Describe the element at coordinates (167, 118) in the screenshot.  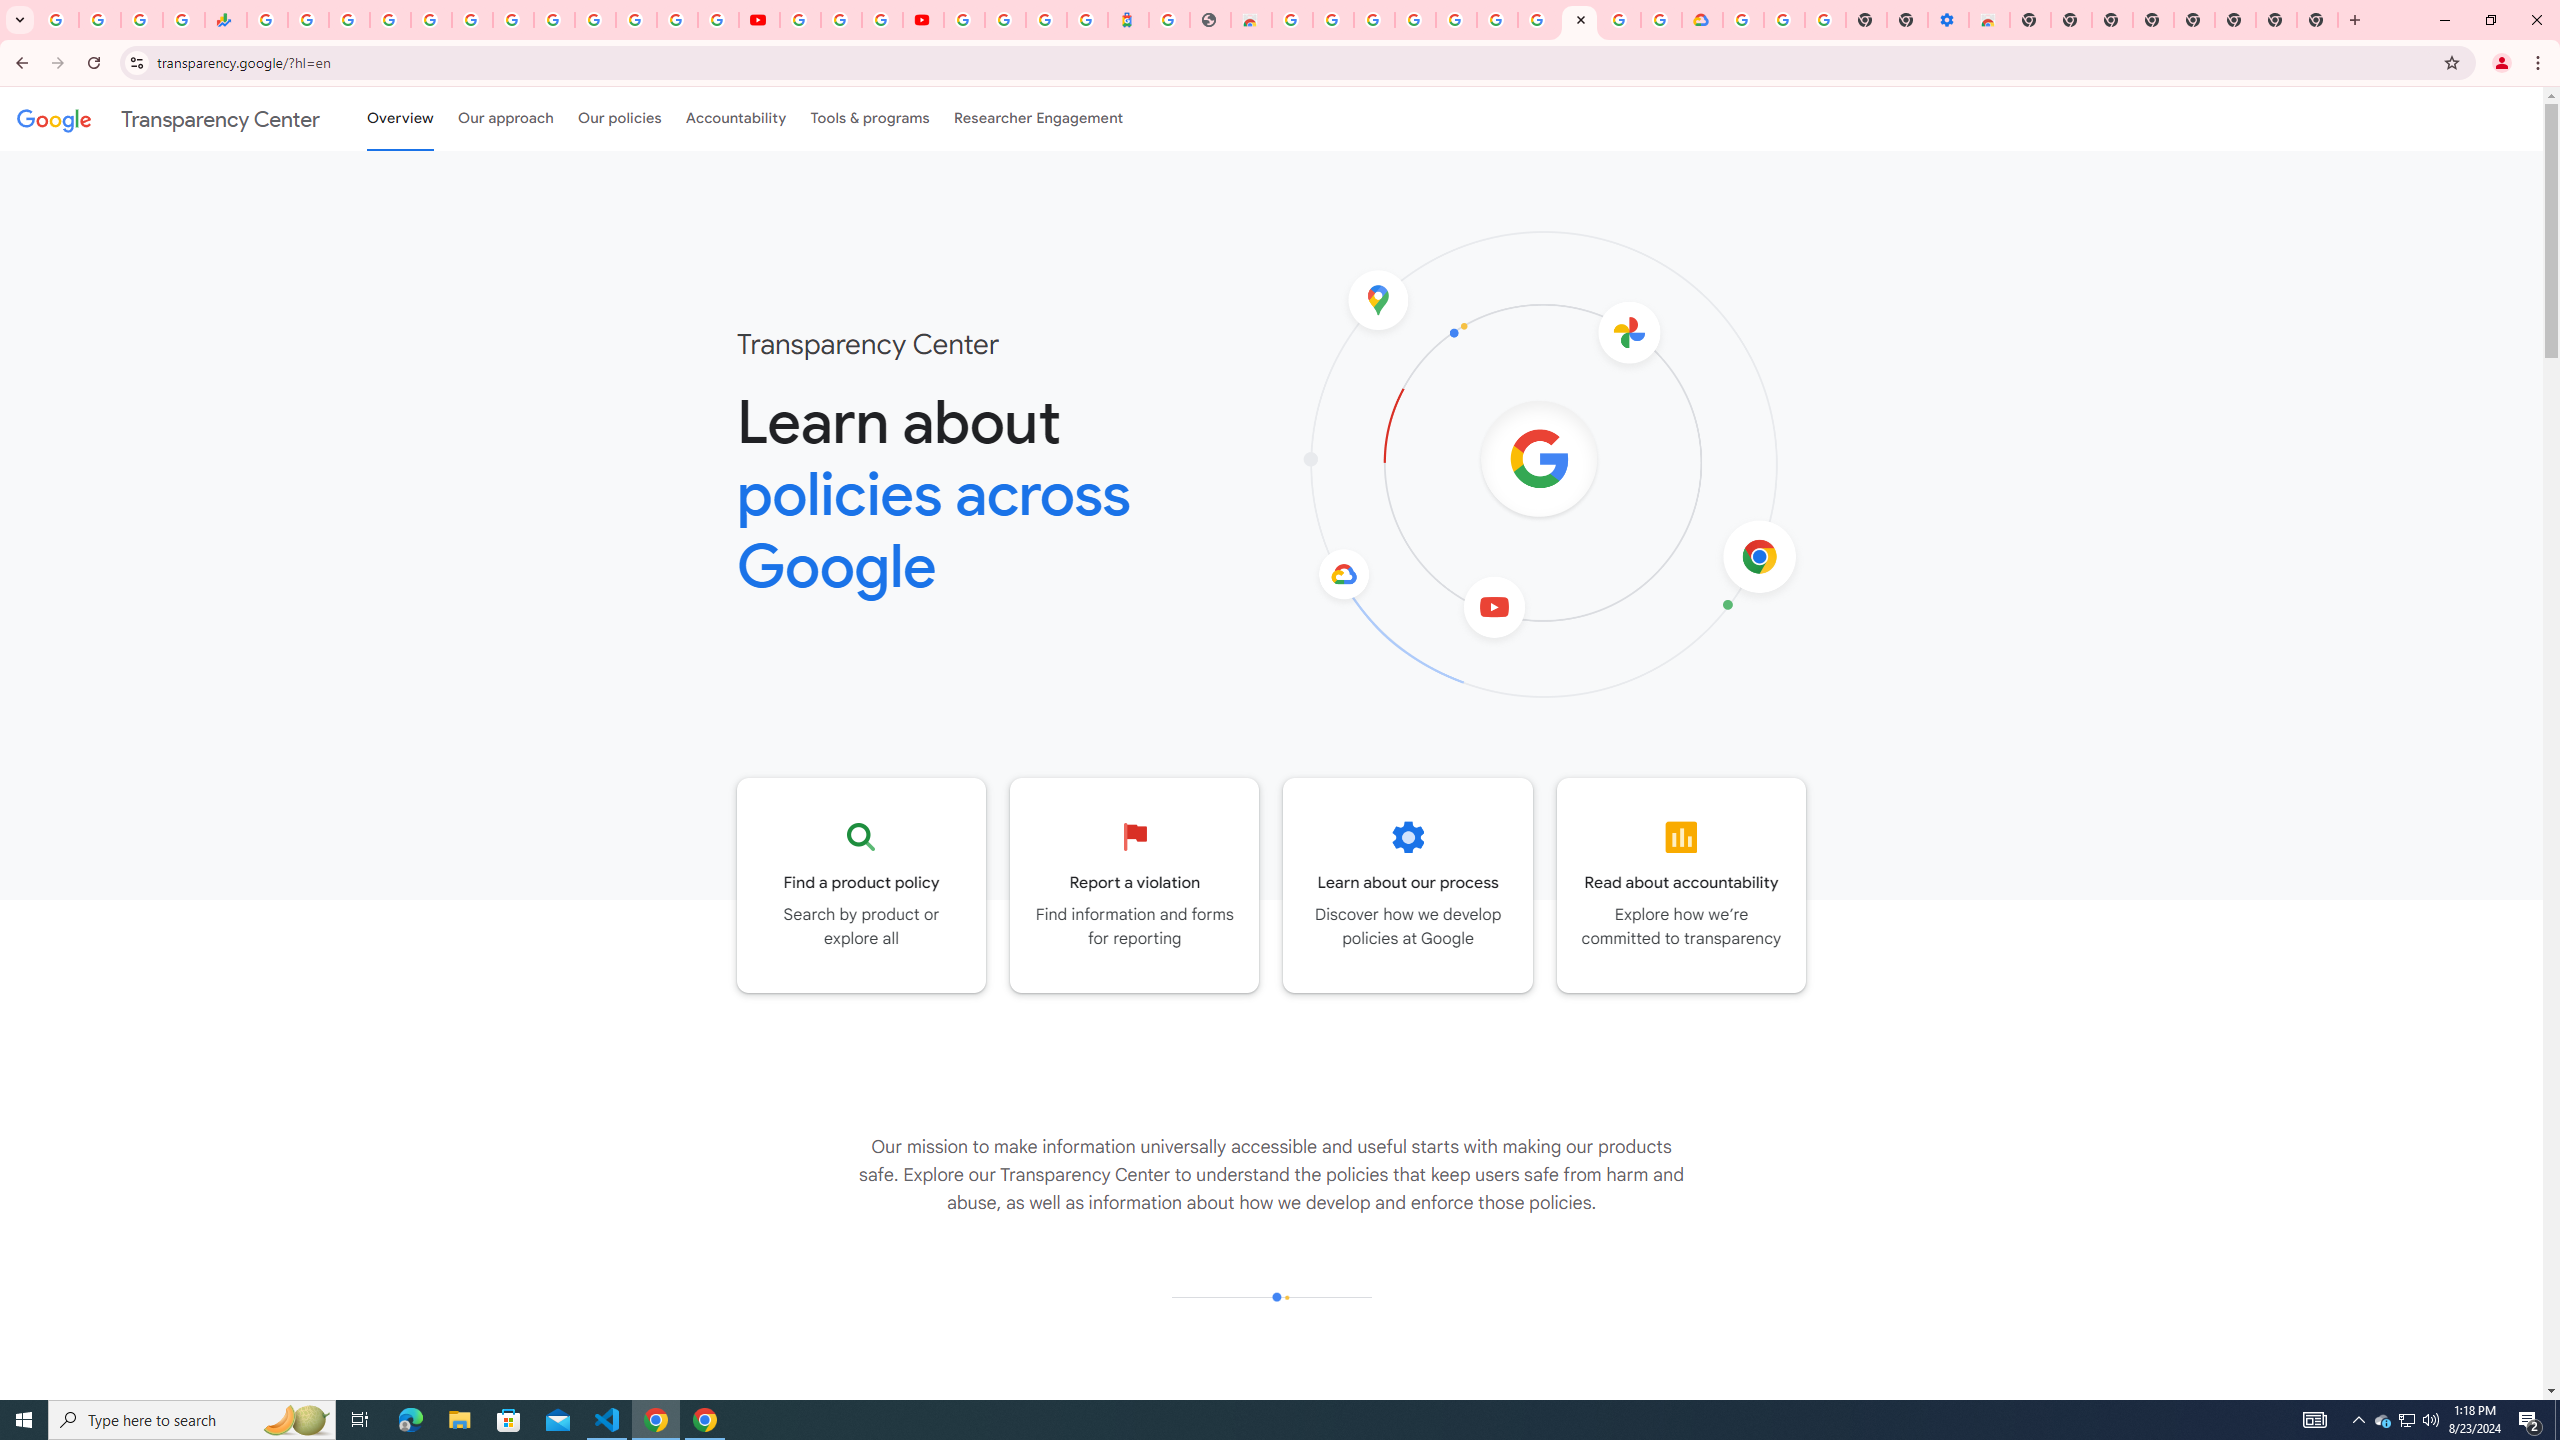
I see `'Transparency Center'` at that location.